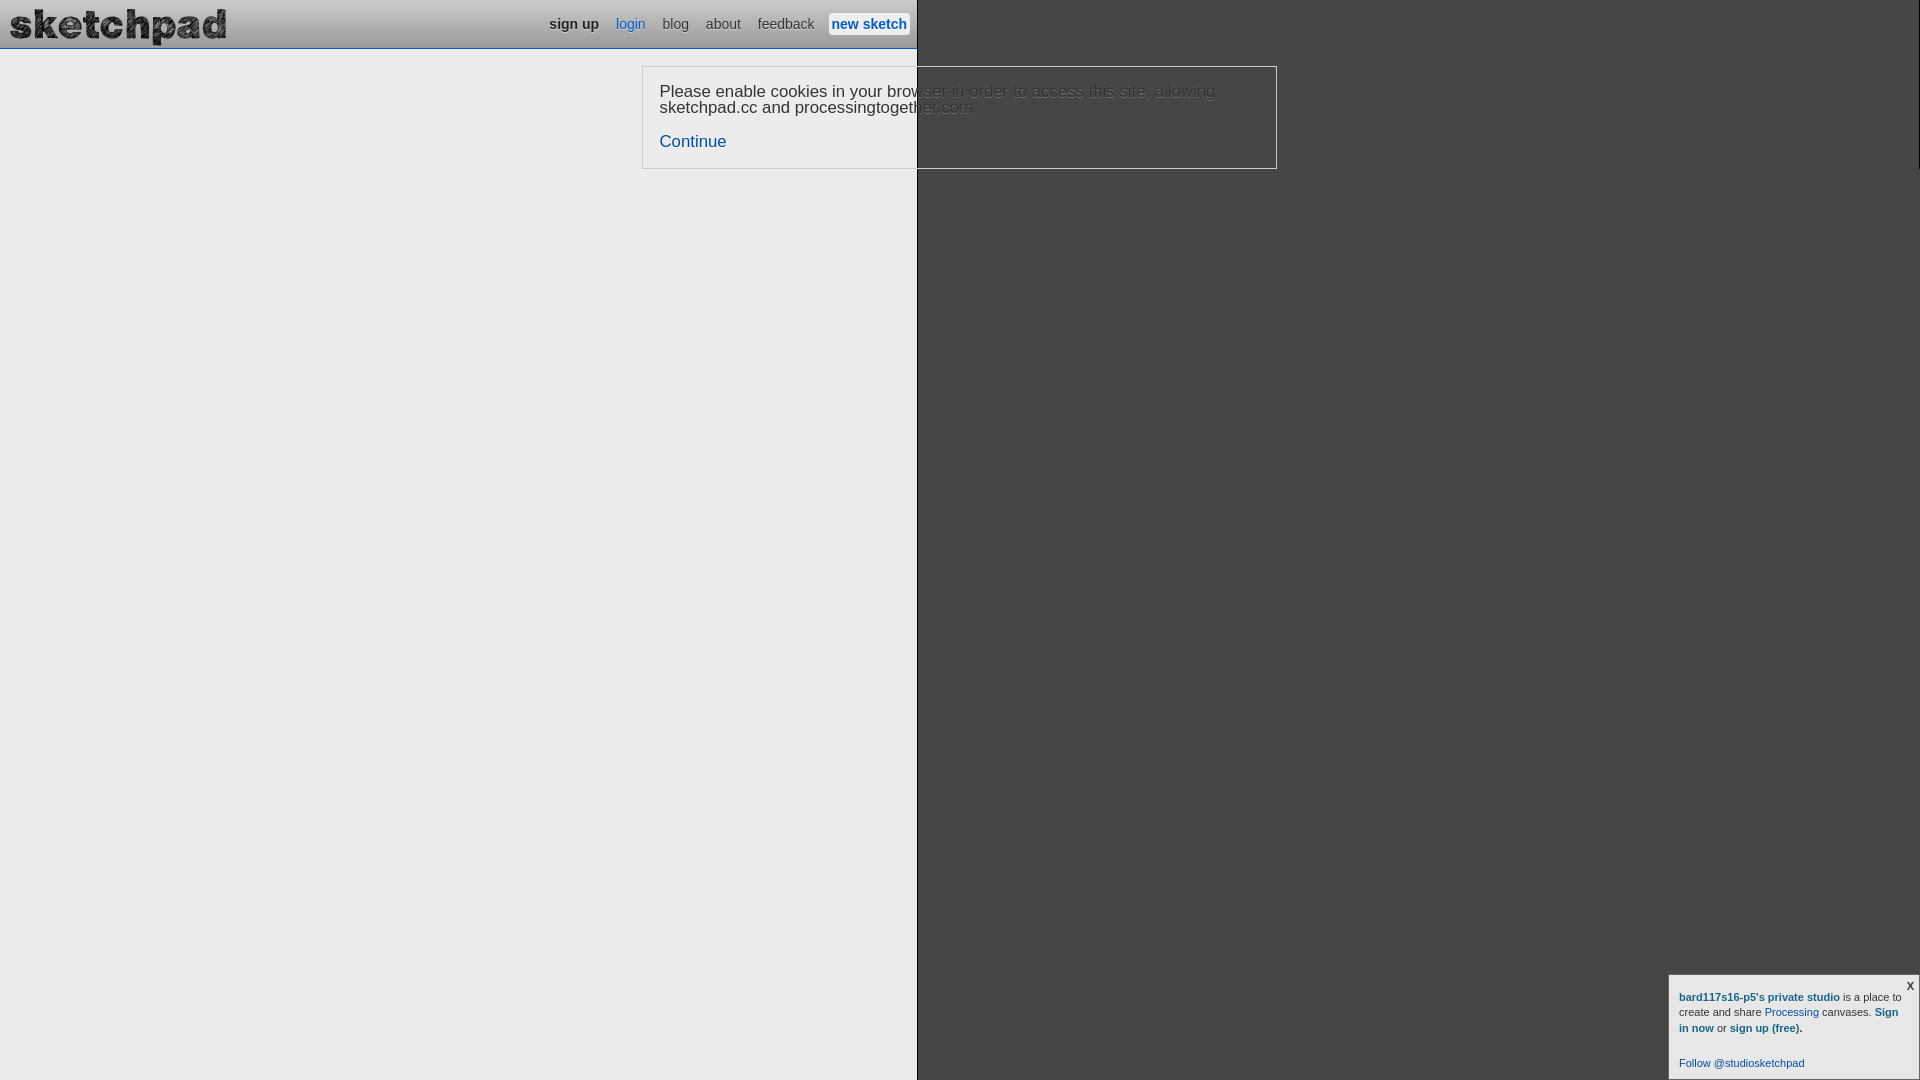  Describe the element at coordinates (573, 23) in the screenshot. I see `'sign up'` at that location.